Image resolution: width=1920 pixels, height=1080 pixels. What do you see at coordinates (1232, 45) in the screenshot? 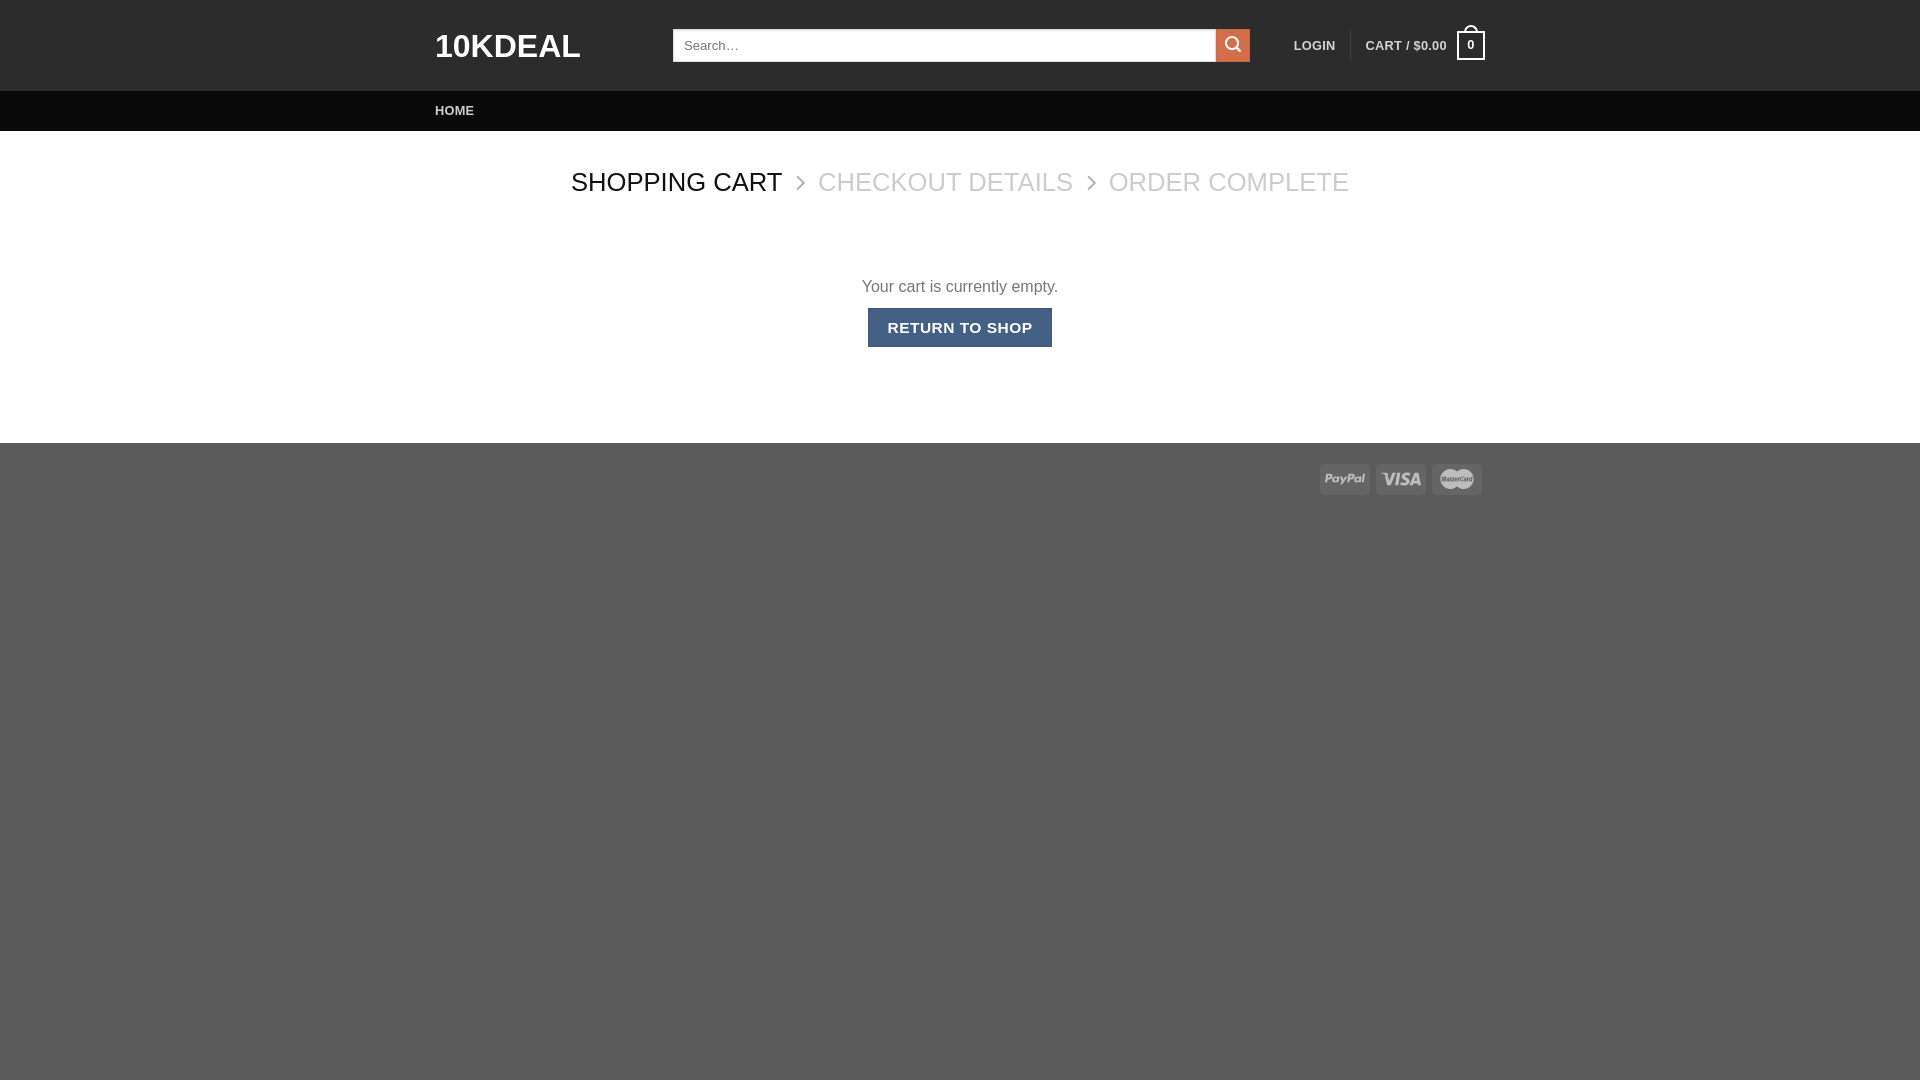
I see `'Search'` at bounding box center [1232, 45].